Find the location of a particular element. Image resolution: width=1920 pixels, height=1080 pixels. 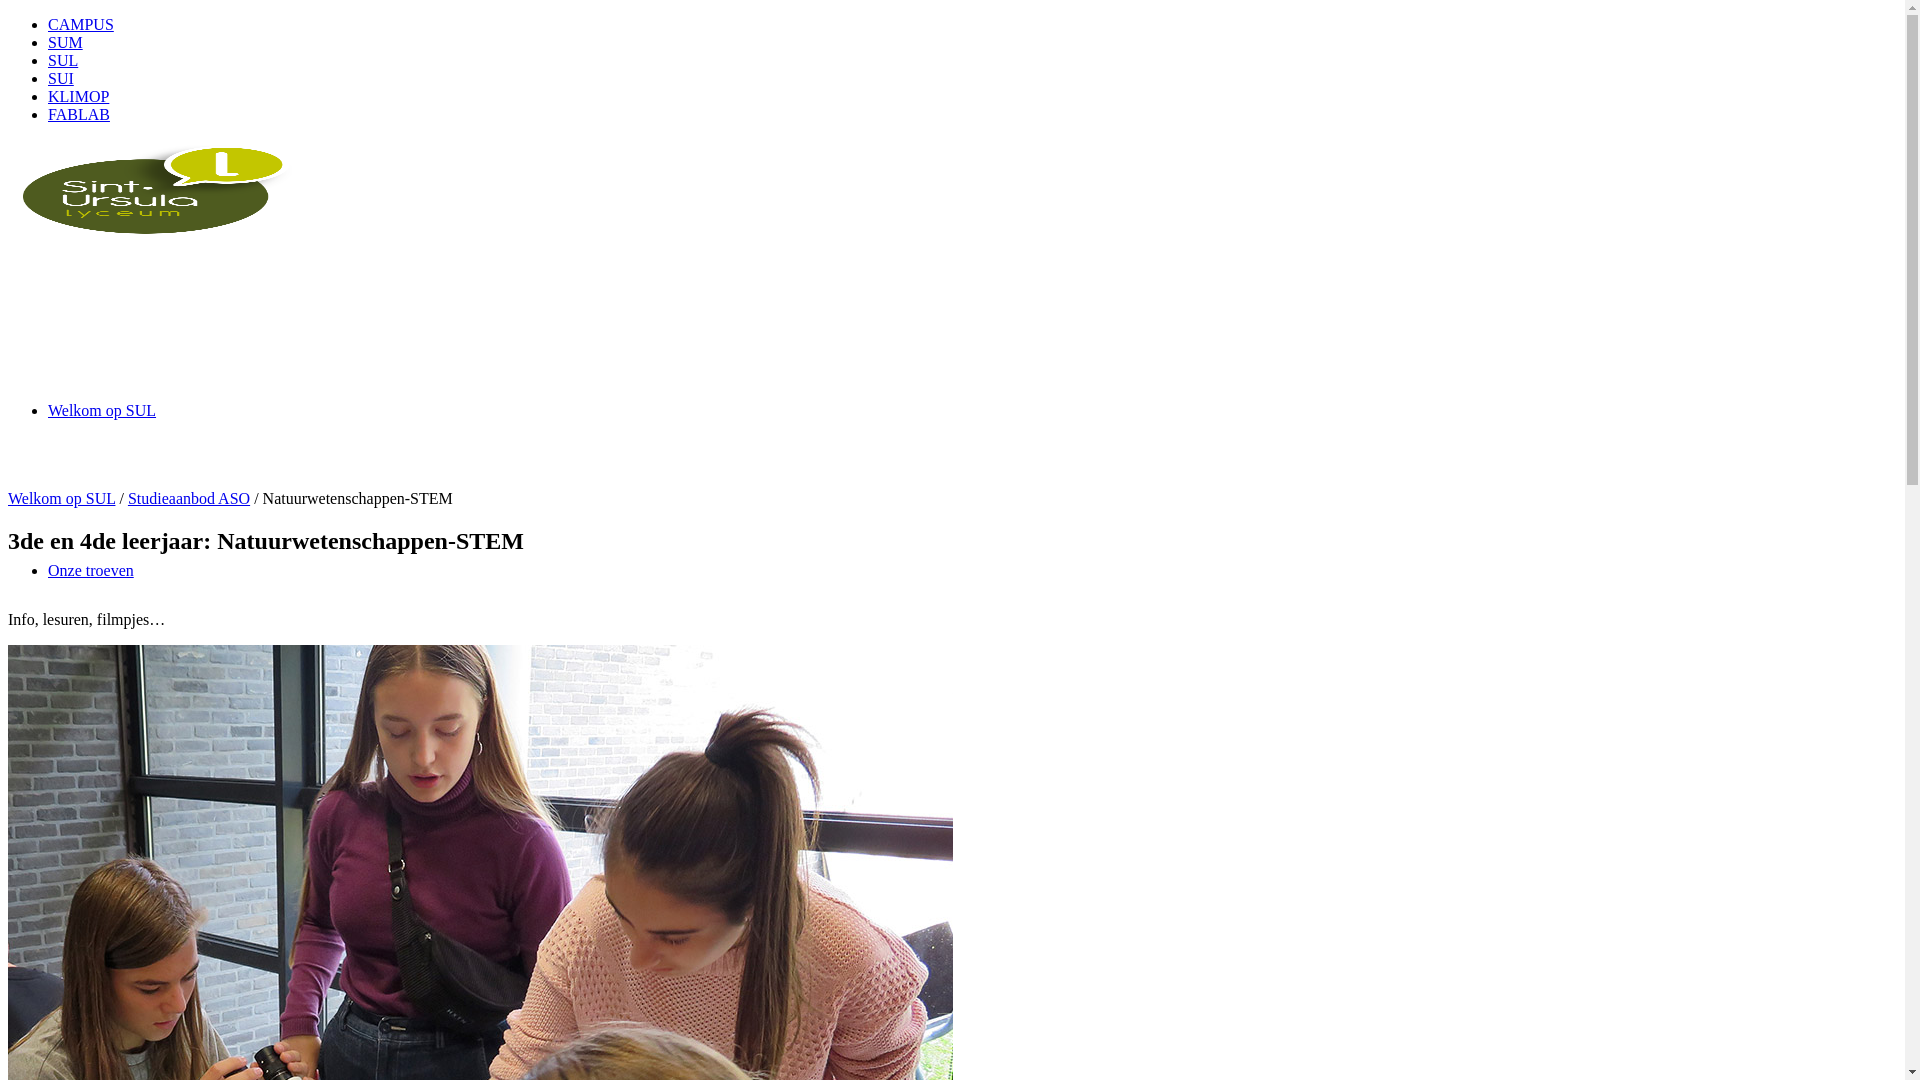

'Campagne' is located at coordinates (80, 1049).